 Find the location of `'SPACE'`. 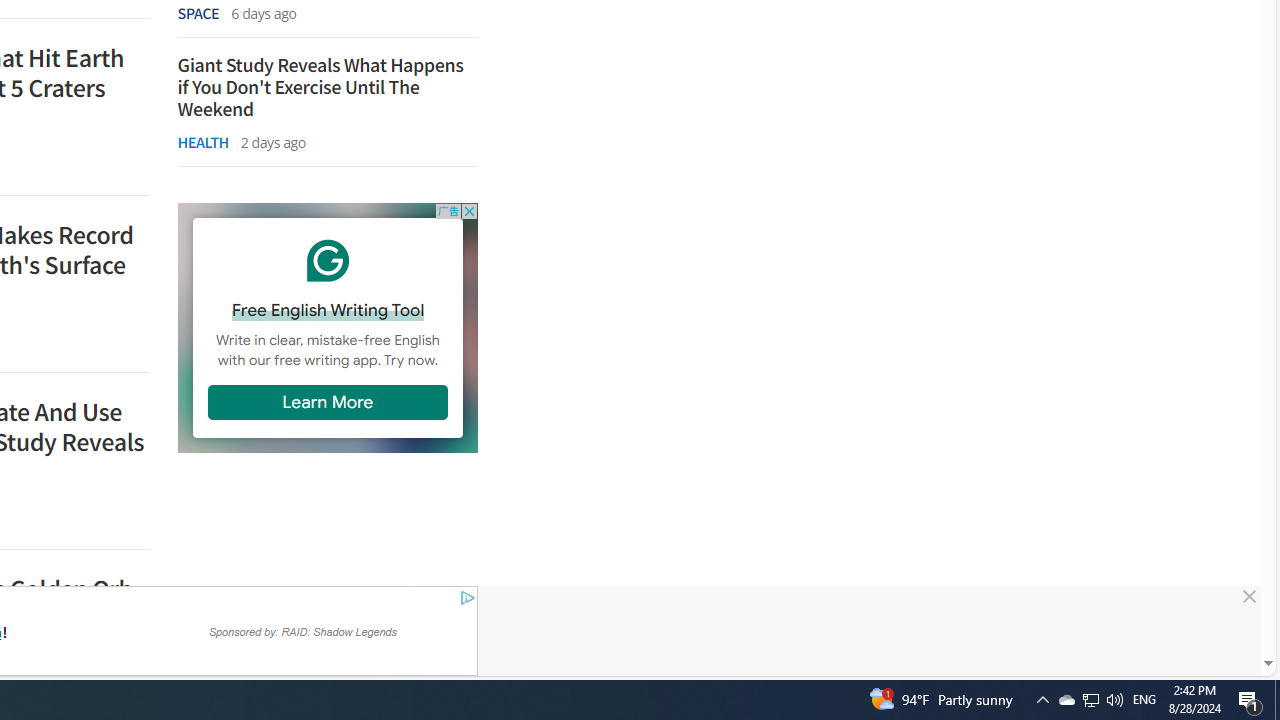

'SPACE' is located at coordinates (198, 12).